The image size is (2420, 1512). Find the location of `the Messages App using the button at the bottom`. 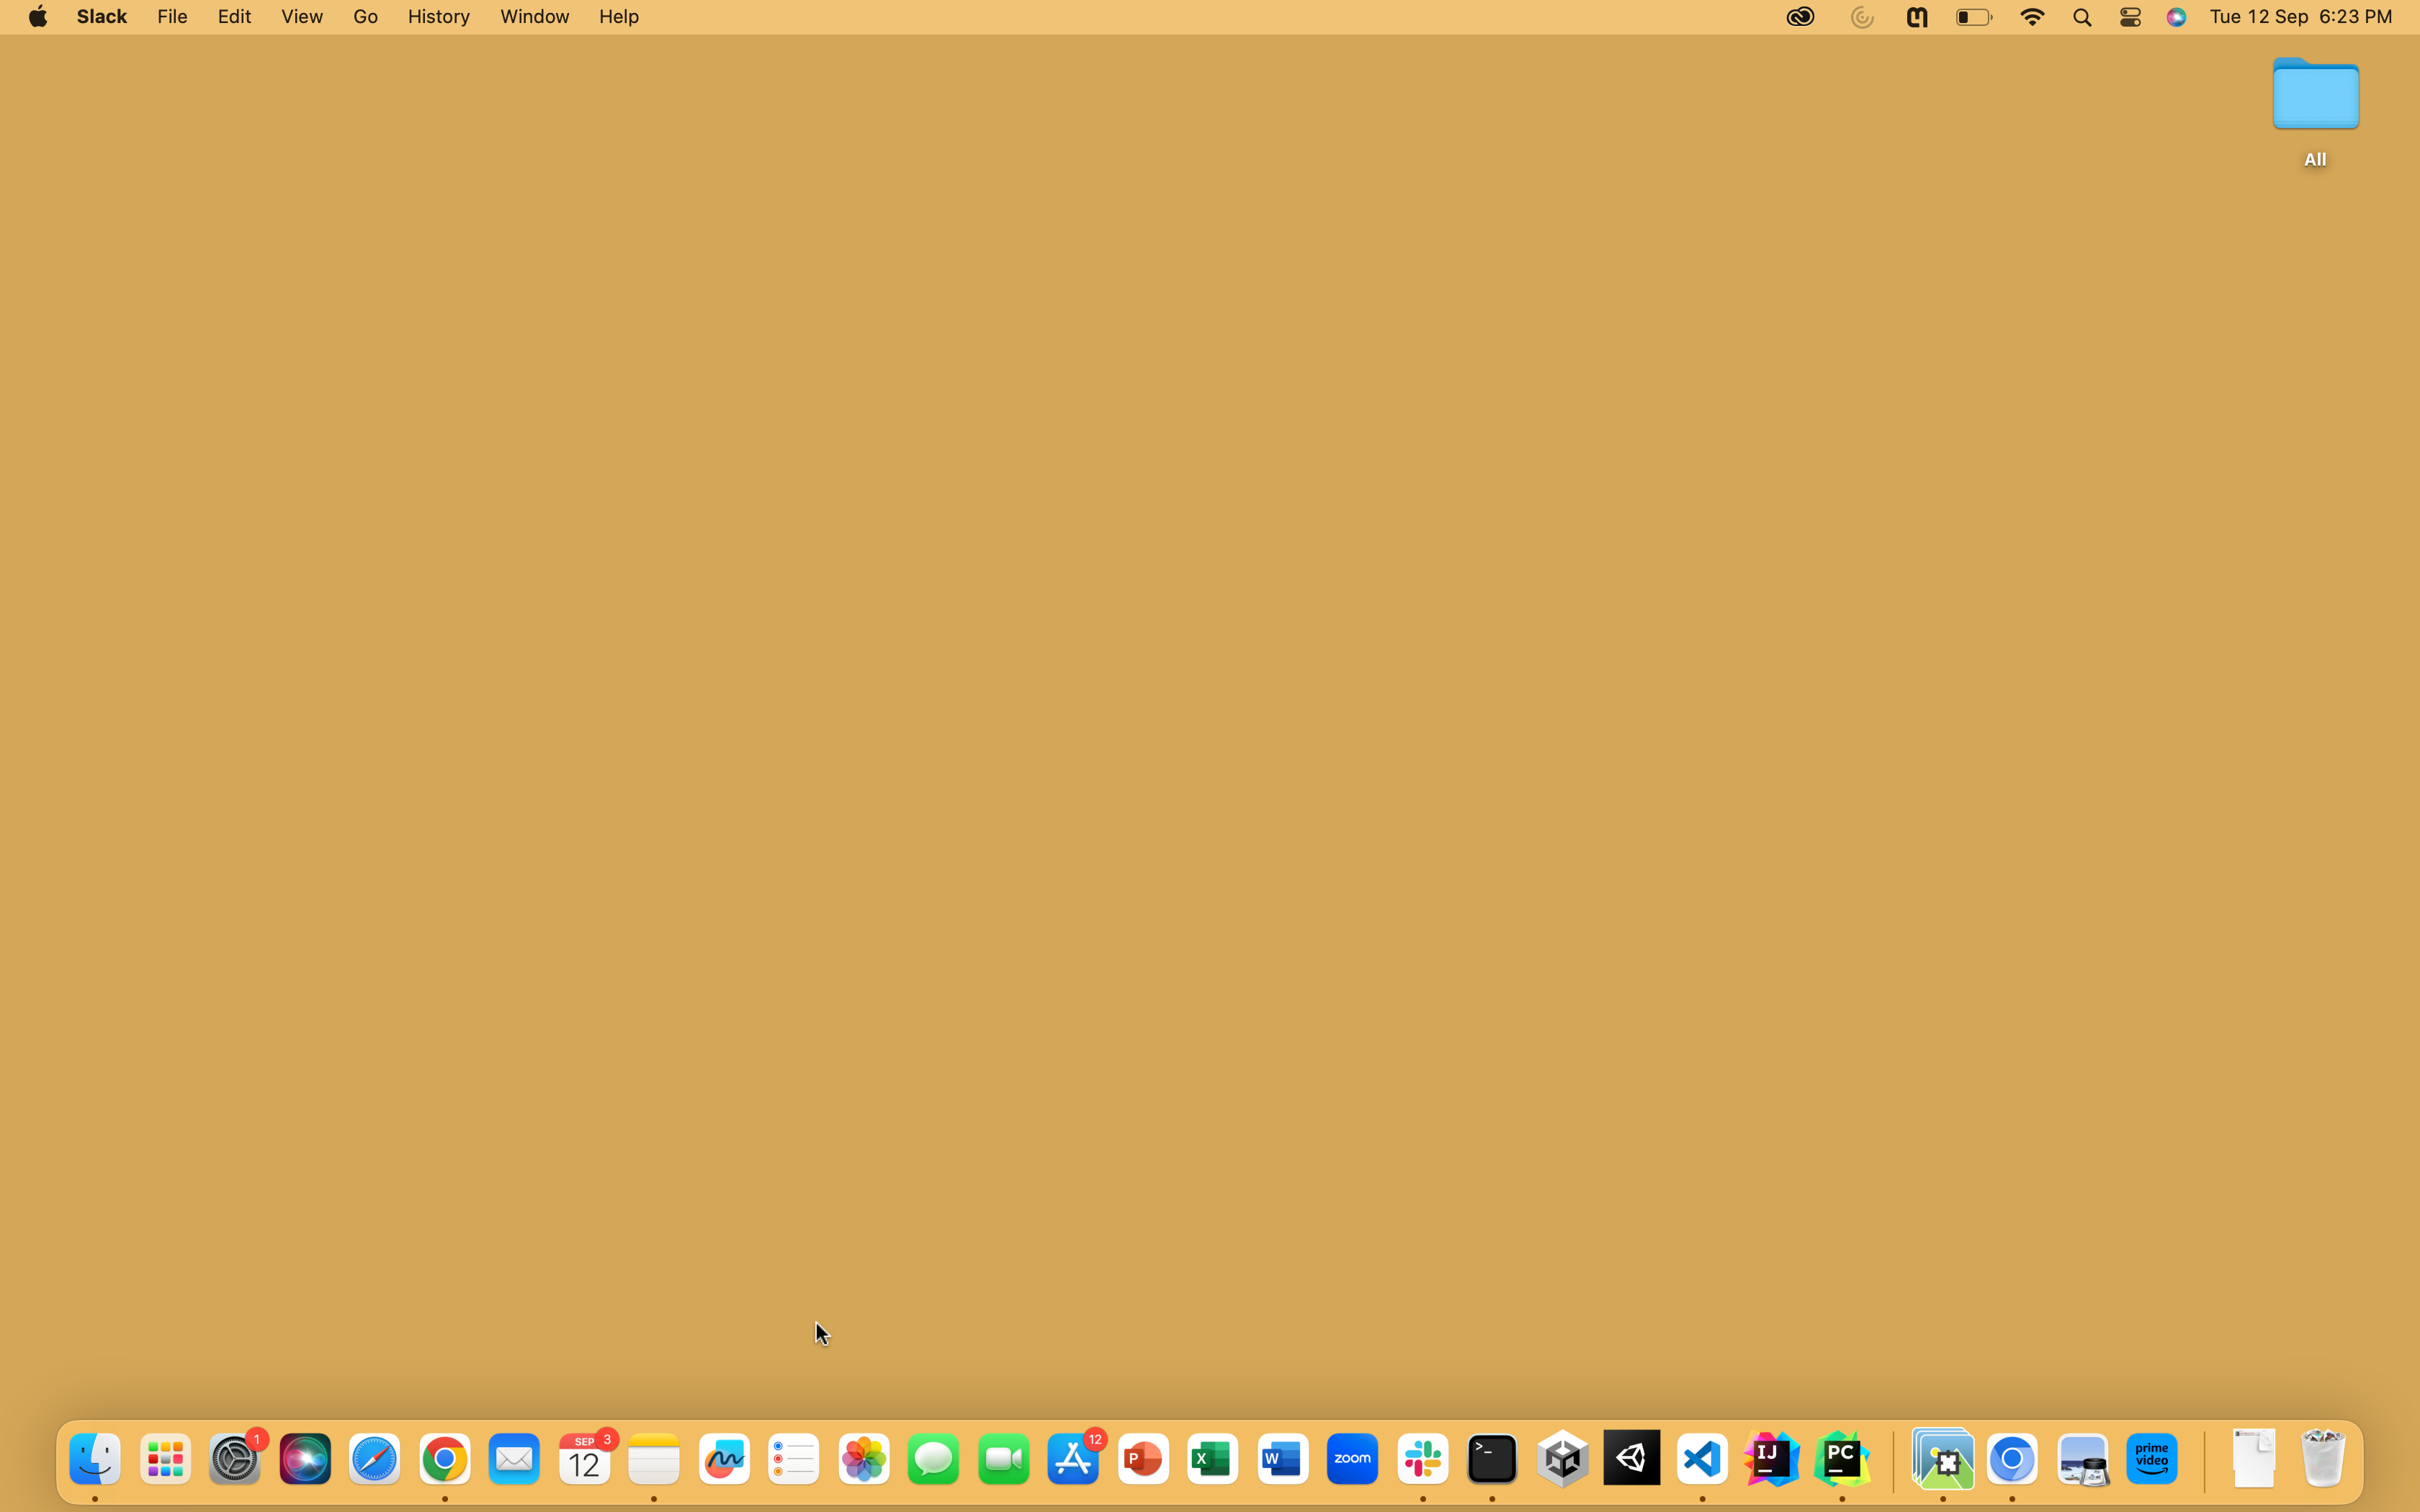

the Messages App using the button at the bottom is located at coordinates (931, 1458).